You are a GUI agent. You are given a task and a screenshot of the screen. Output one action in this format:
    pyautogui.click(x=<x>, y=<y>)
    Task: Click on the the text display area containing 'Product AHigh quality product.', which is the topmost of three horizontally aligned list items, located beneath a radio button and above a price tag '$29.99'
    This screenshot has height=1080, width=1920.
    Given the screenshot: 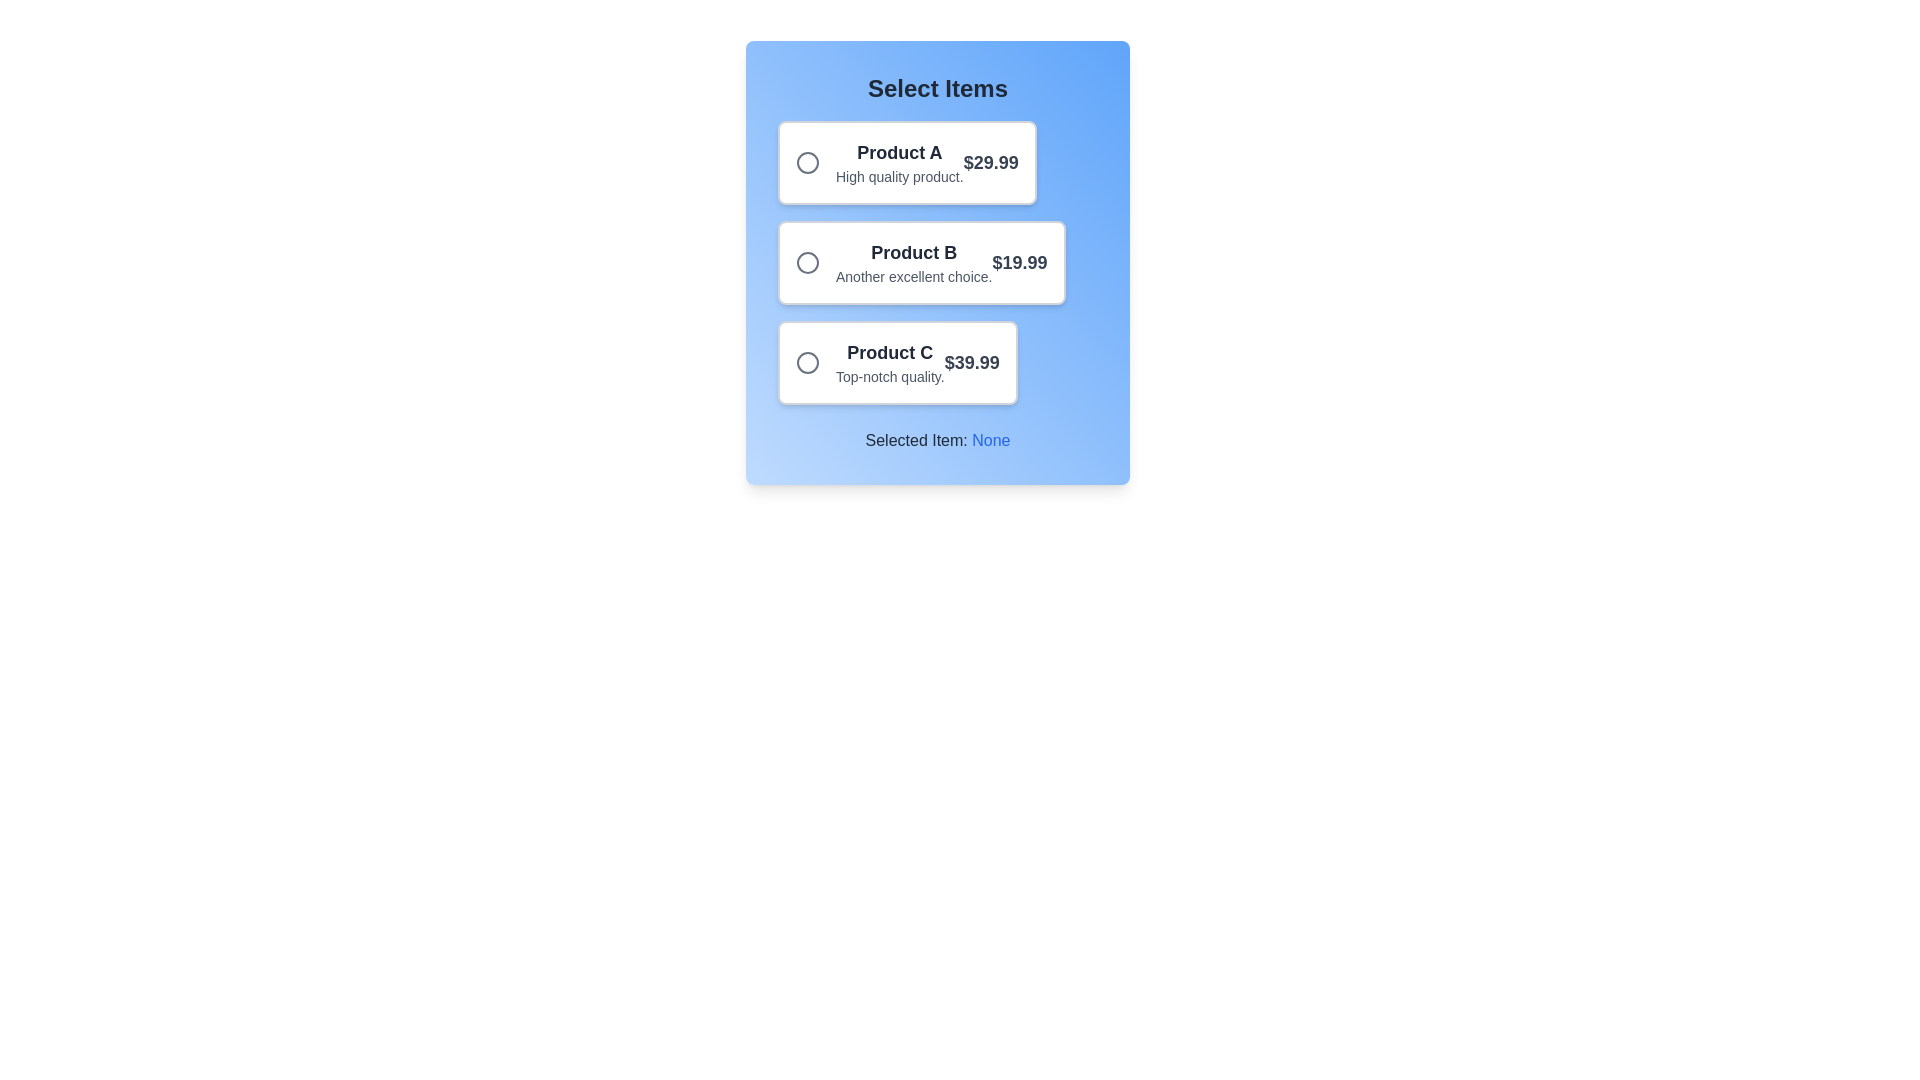 What is the action you would take?
    pyautogui.click(x=898, y=161)
    